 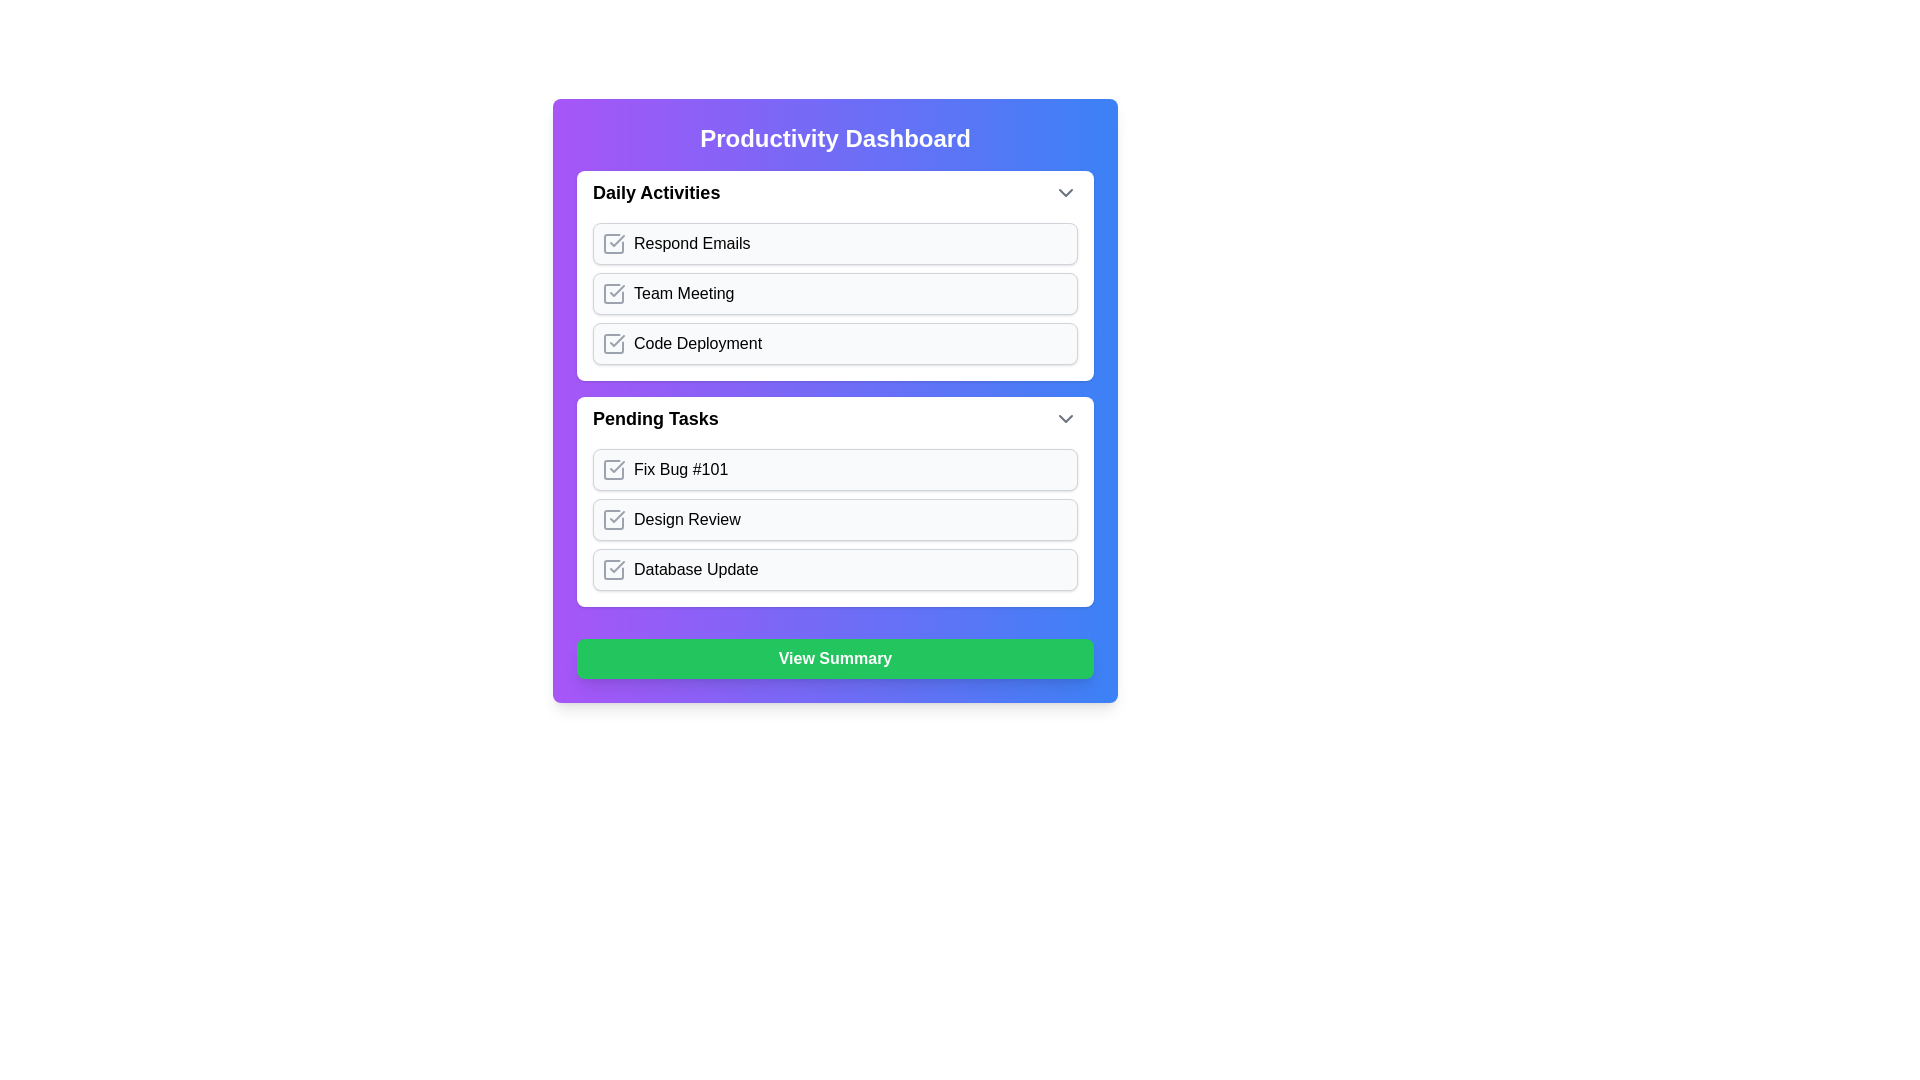 I want to click on the checkbox icon with a checkmark inside it located in the 'Pending Tasks' section of the 'Fix Bug #101' task item, so click(x=613, y=470).